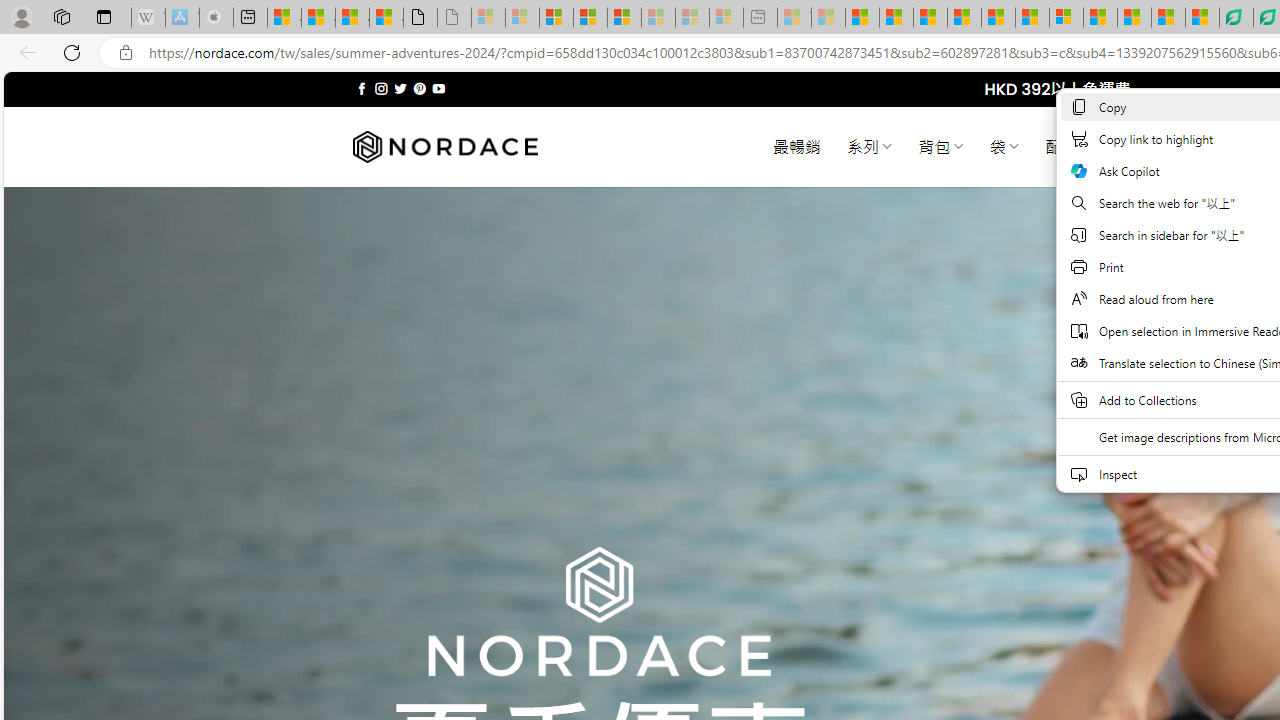  I want to click on 'Follow on Facebook', so click(362, 88).